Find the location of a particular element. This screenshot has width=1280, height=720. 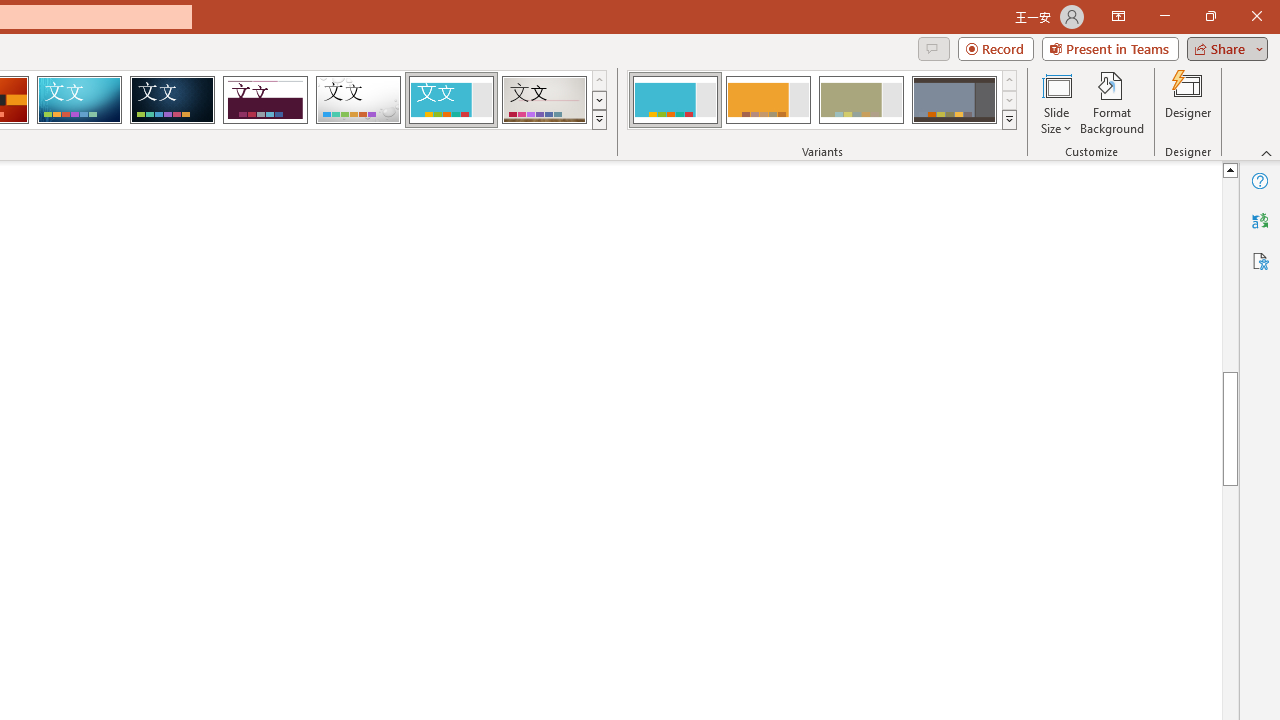

'Frame Variant 3' is located at coordinates (861, 100).